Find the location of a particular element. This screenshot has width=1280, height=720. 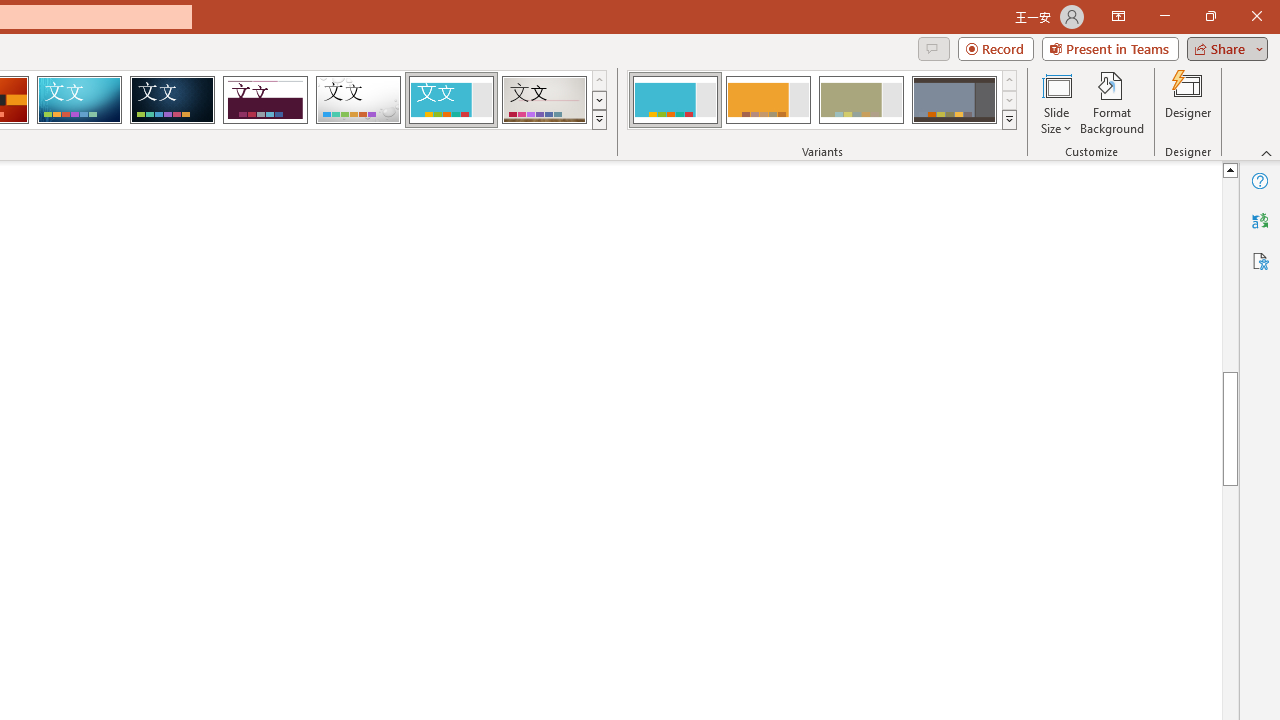

'Frame Variant 3' is located at coordinates (861, 100).